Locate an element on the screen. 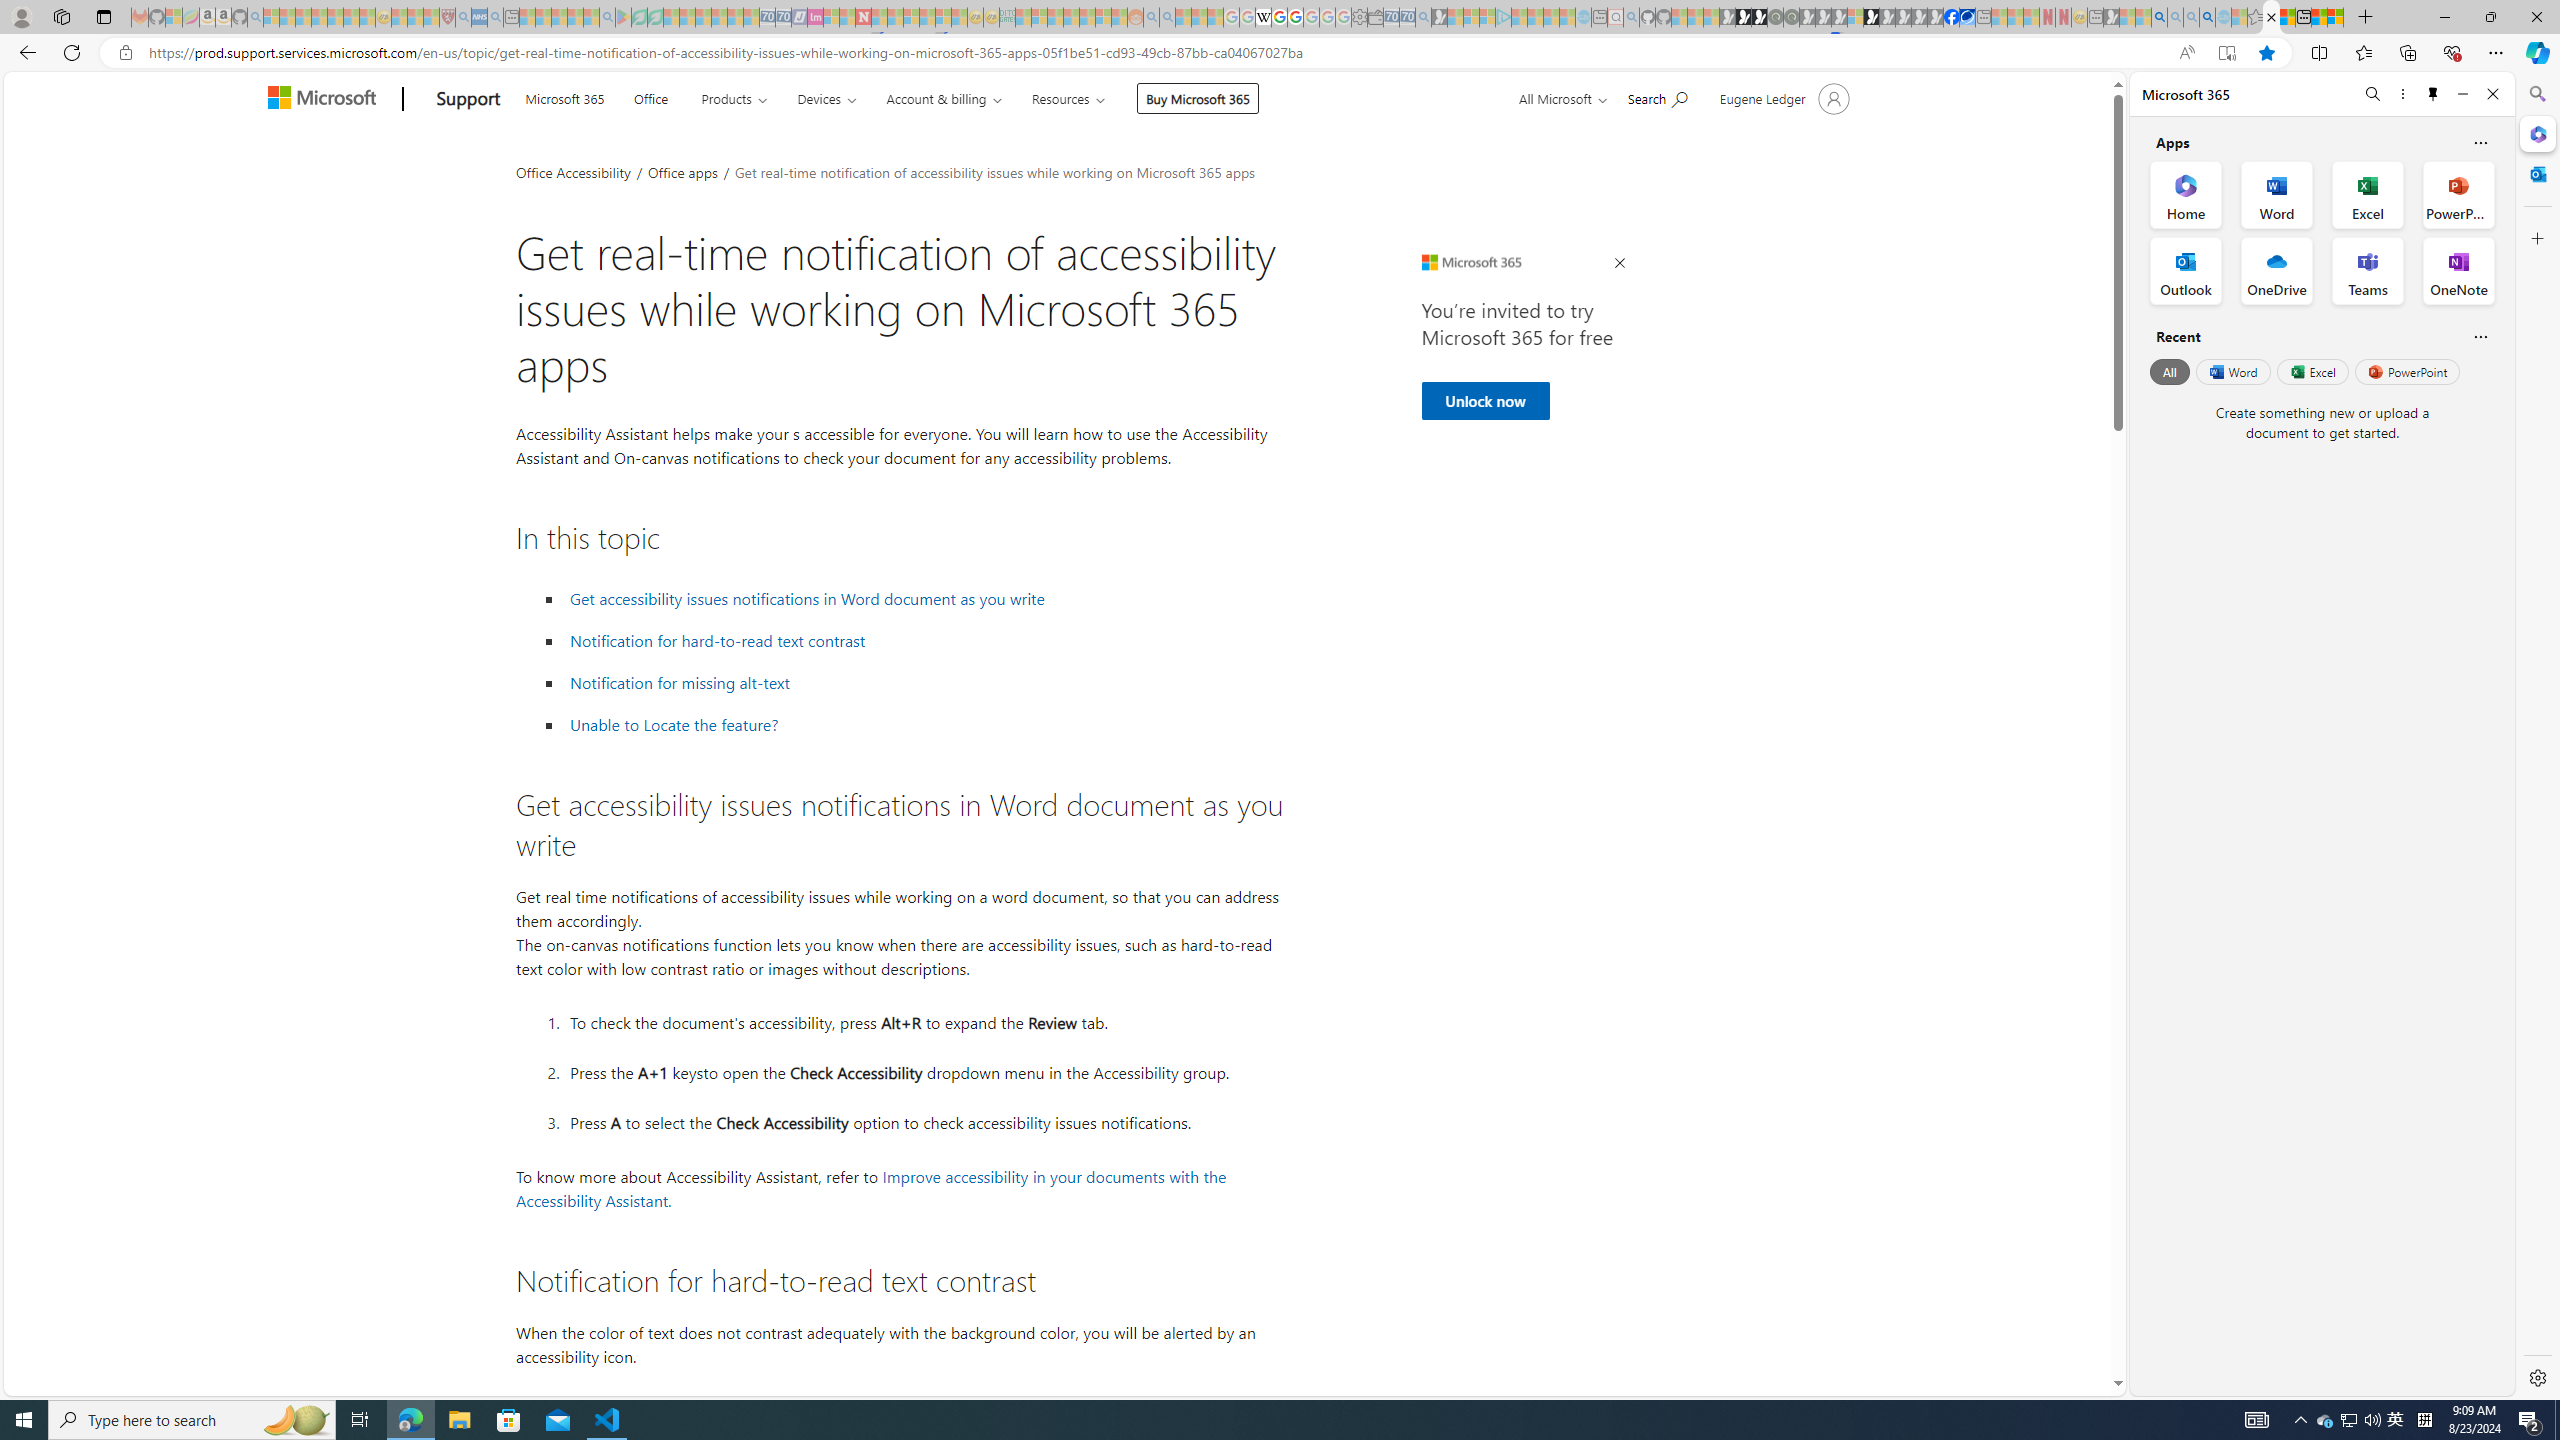 Image resolution: width=2560 pixels, height=1440 pixels. 'utah sues federal government - Search - Sleeping' is located at coordinates (494, 16).